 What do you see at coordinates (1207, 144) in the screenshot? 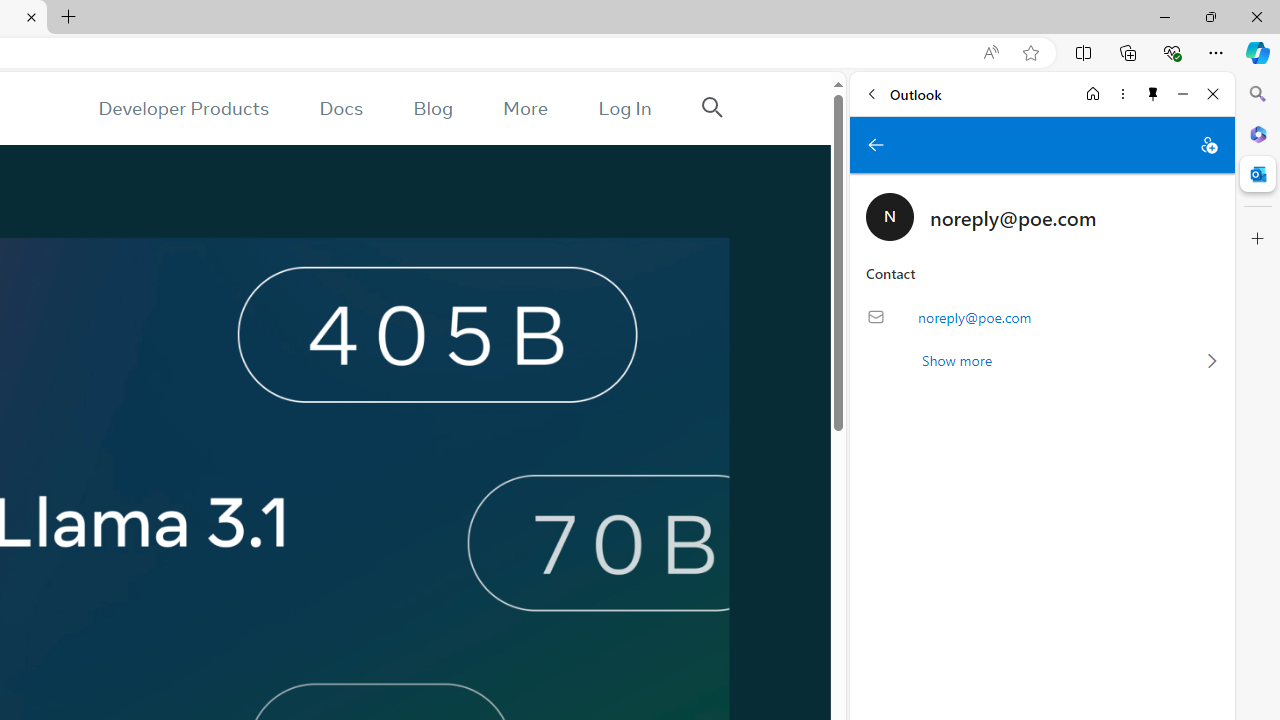
I see `'Add to contacts'` at bounding box center [1207, 144].